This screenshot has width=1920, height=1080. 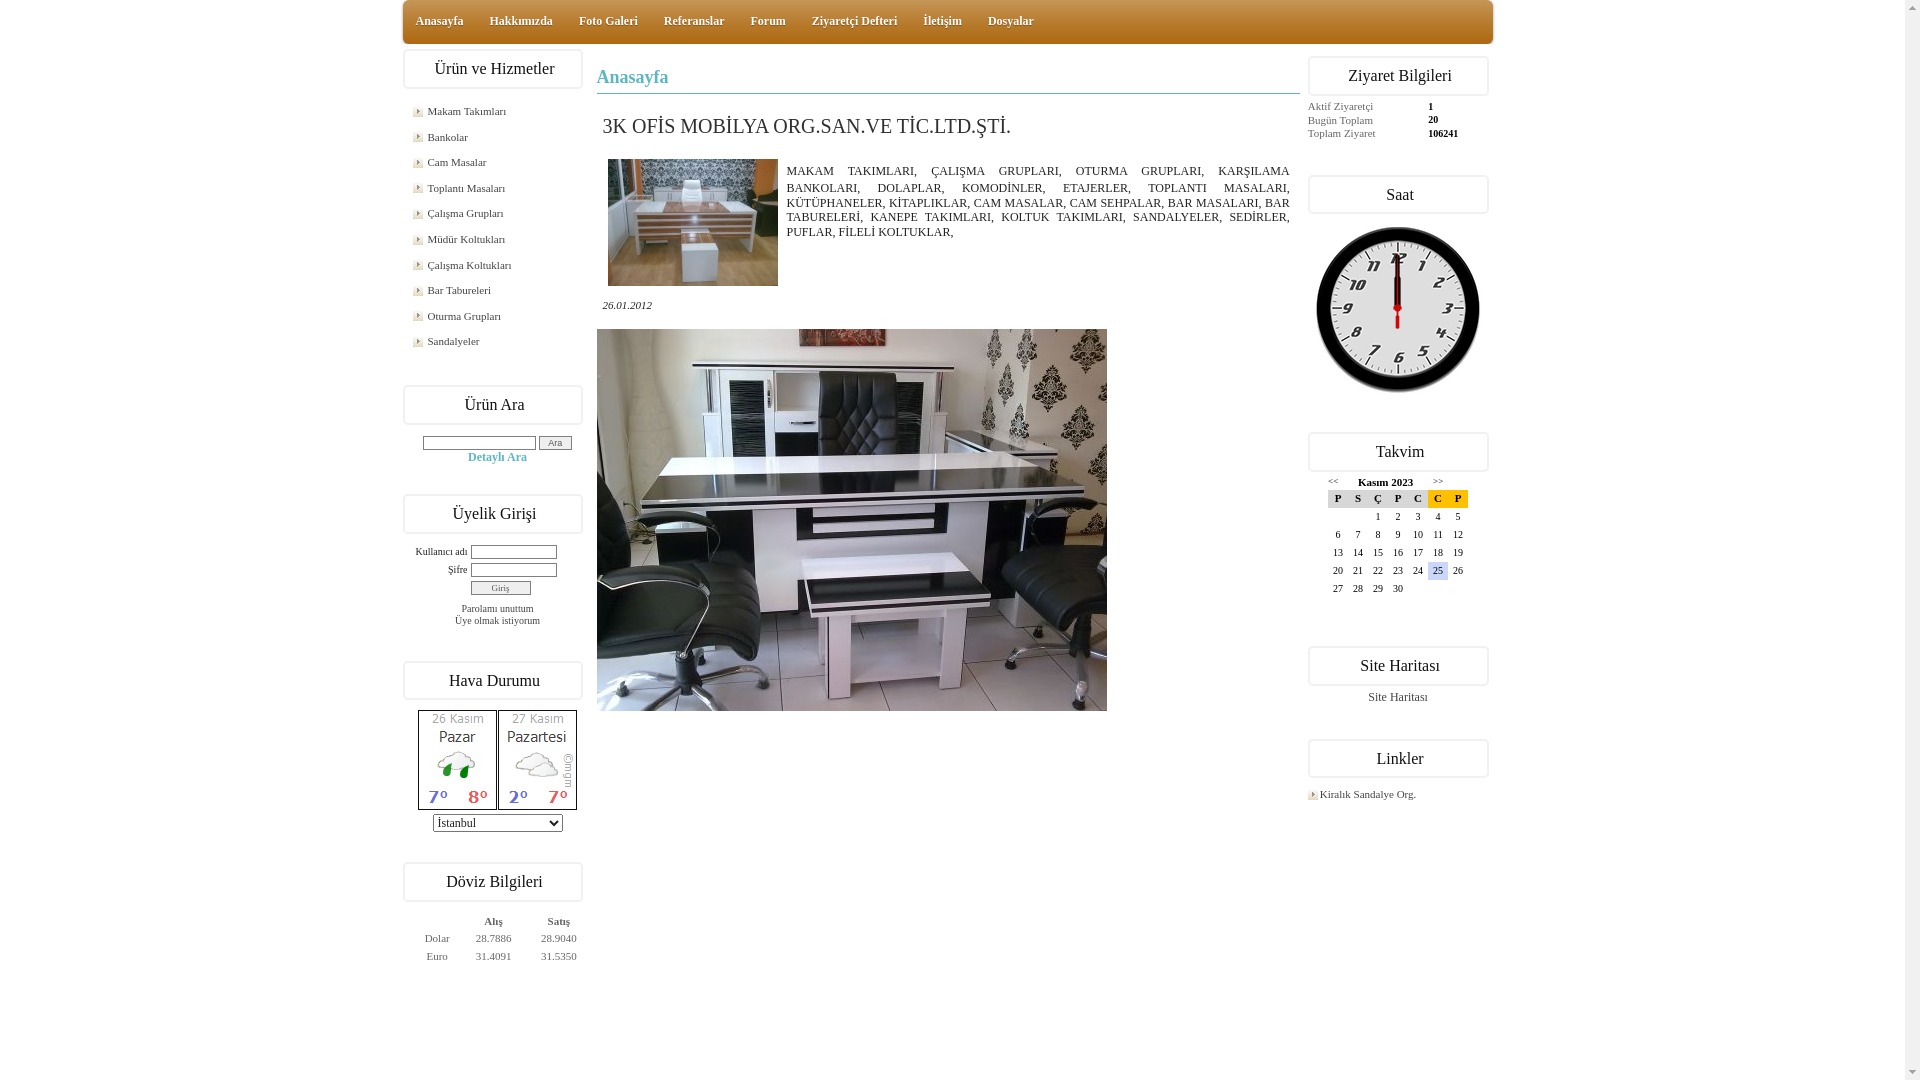 What do you see at coordinates (607, 20) in the screenshot?
I see `'Foto Galeri'` at bounding box center [607, 20].